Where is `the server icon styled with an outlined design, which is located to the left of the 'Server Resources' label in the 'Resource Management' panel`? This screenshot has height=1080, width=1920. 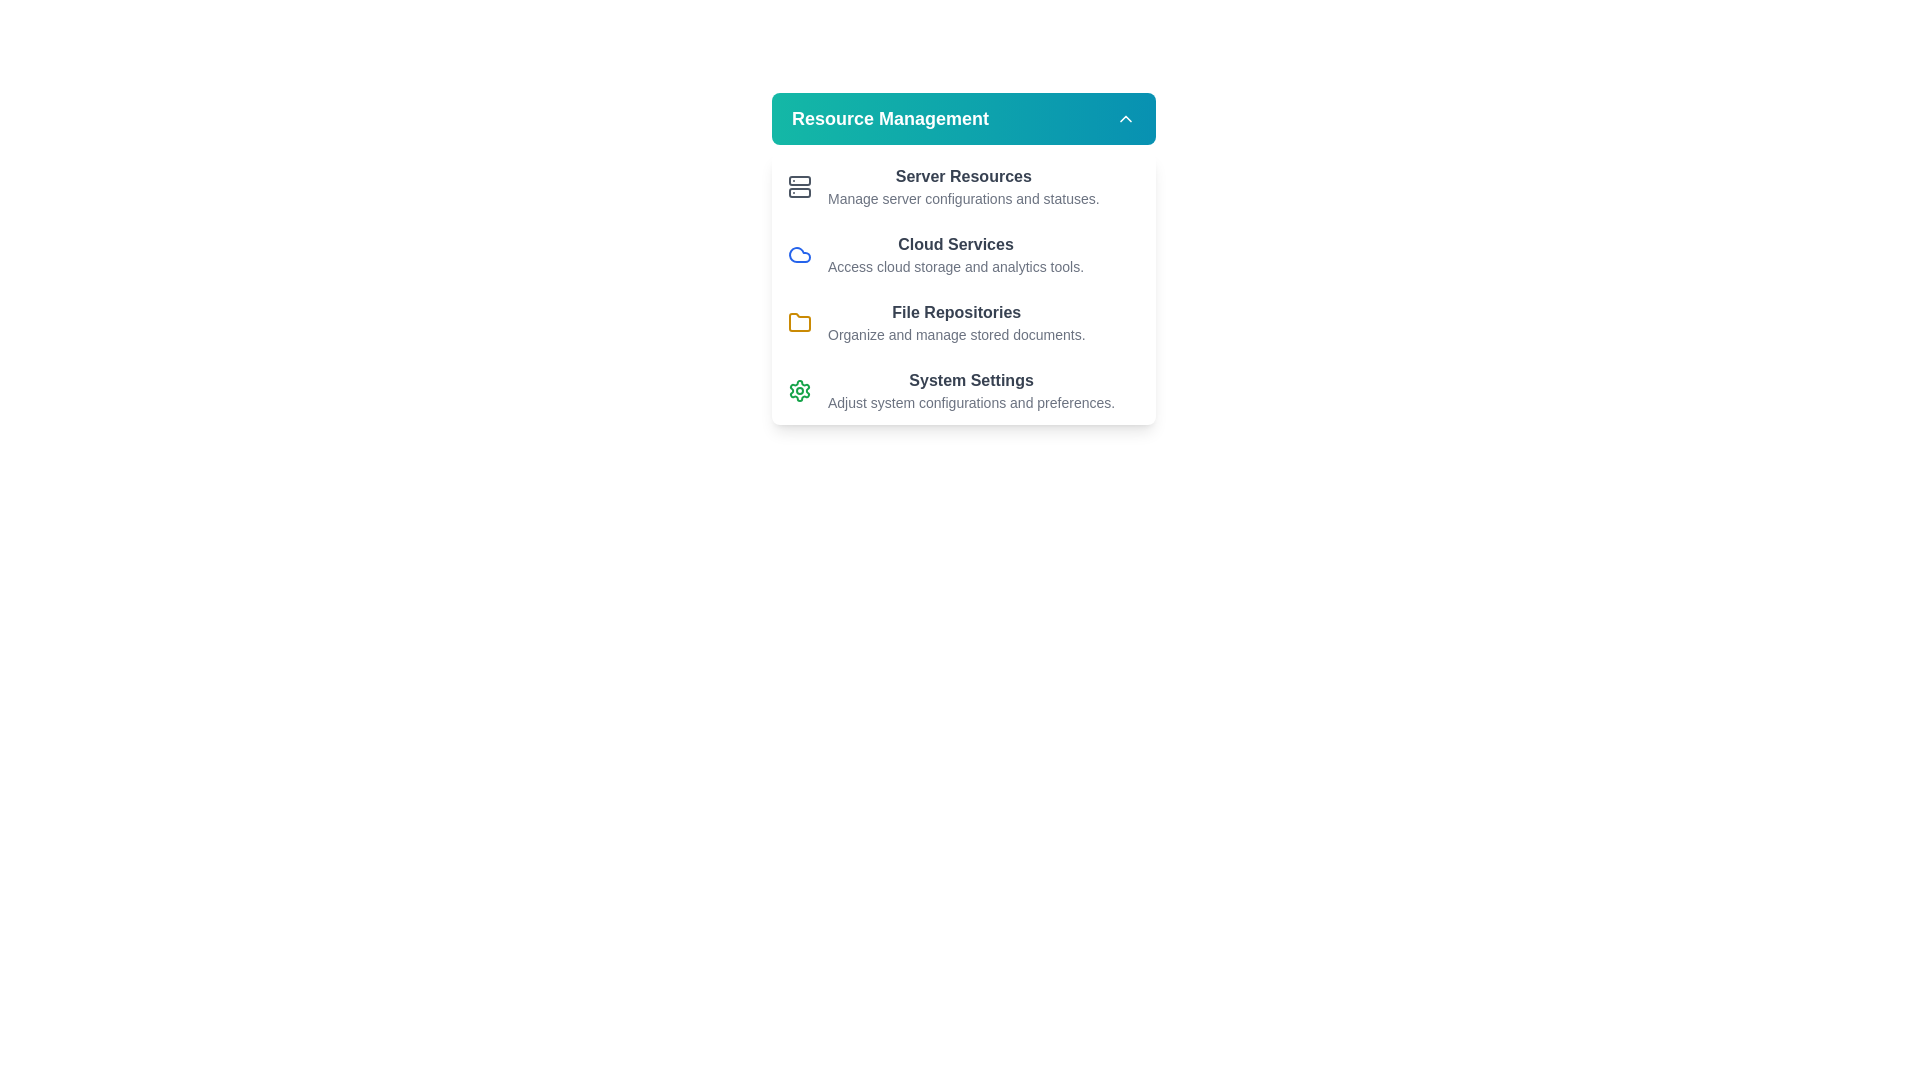
the server icon styled with an outlined design, which is located to the left of the 'Server Resources' label in the 'Resource Management' panel is located at coordinates (800, 186).